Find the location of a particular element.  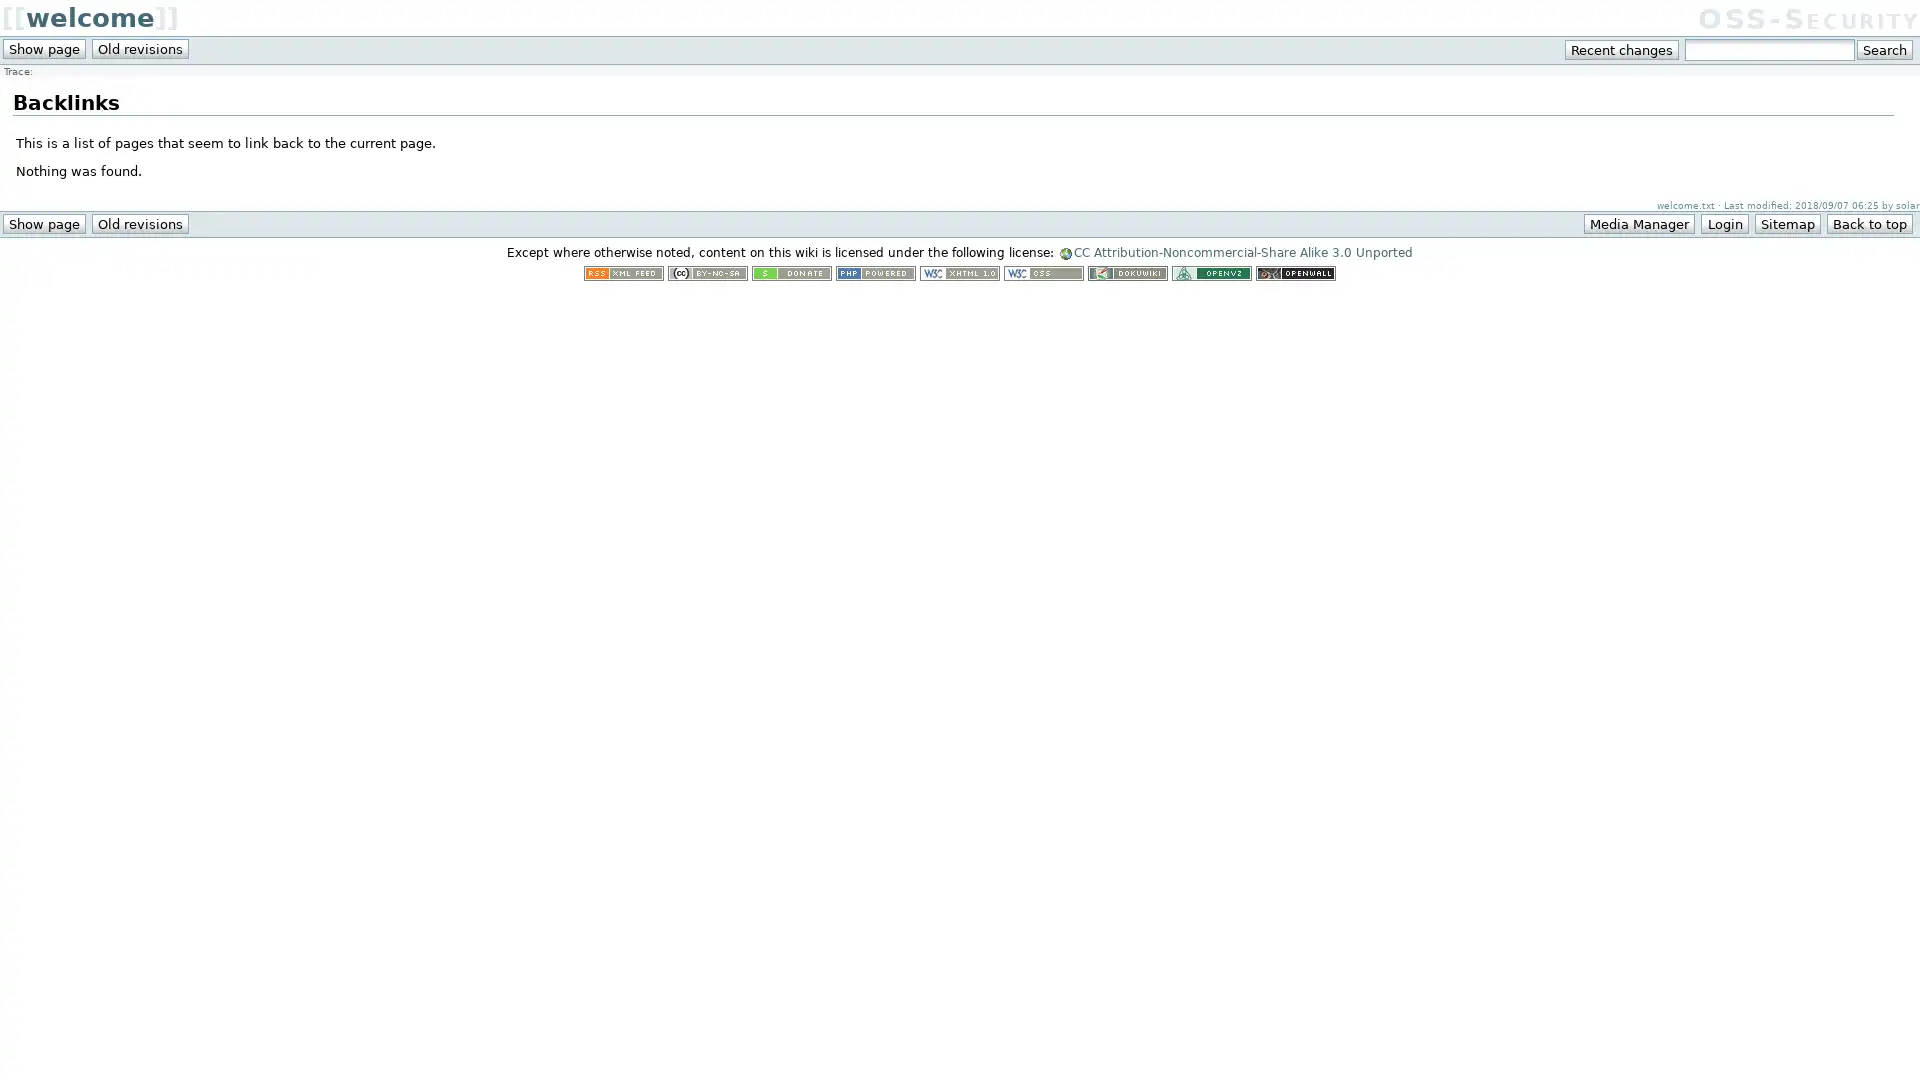

Old revisions is located at coordinates (139, 48).